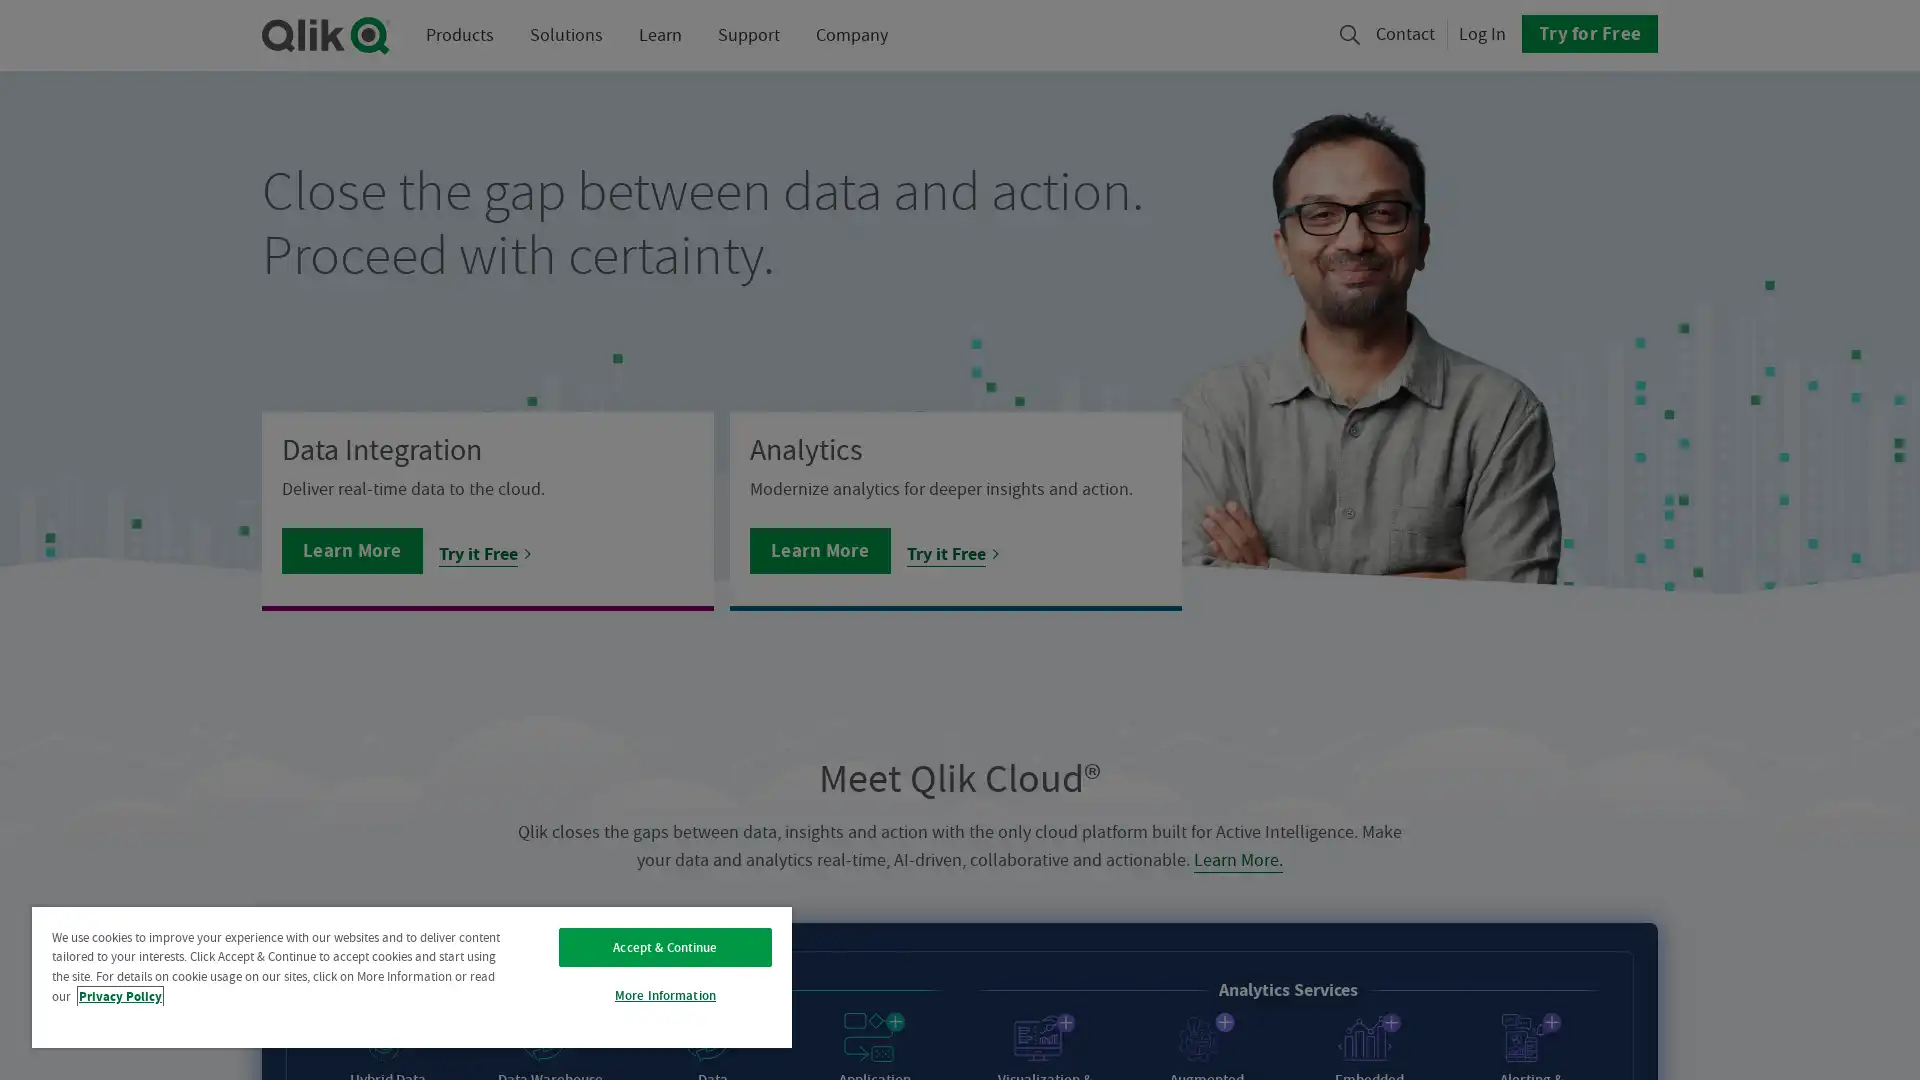  Describe the element at coordinates (664, 945) in the screenshot. I see `Accept & Continue` at that location.